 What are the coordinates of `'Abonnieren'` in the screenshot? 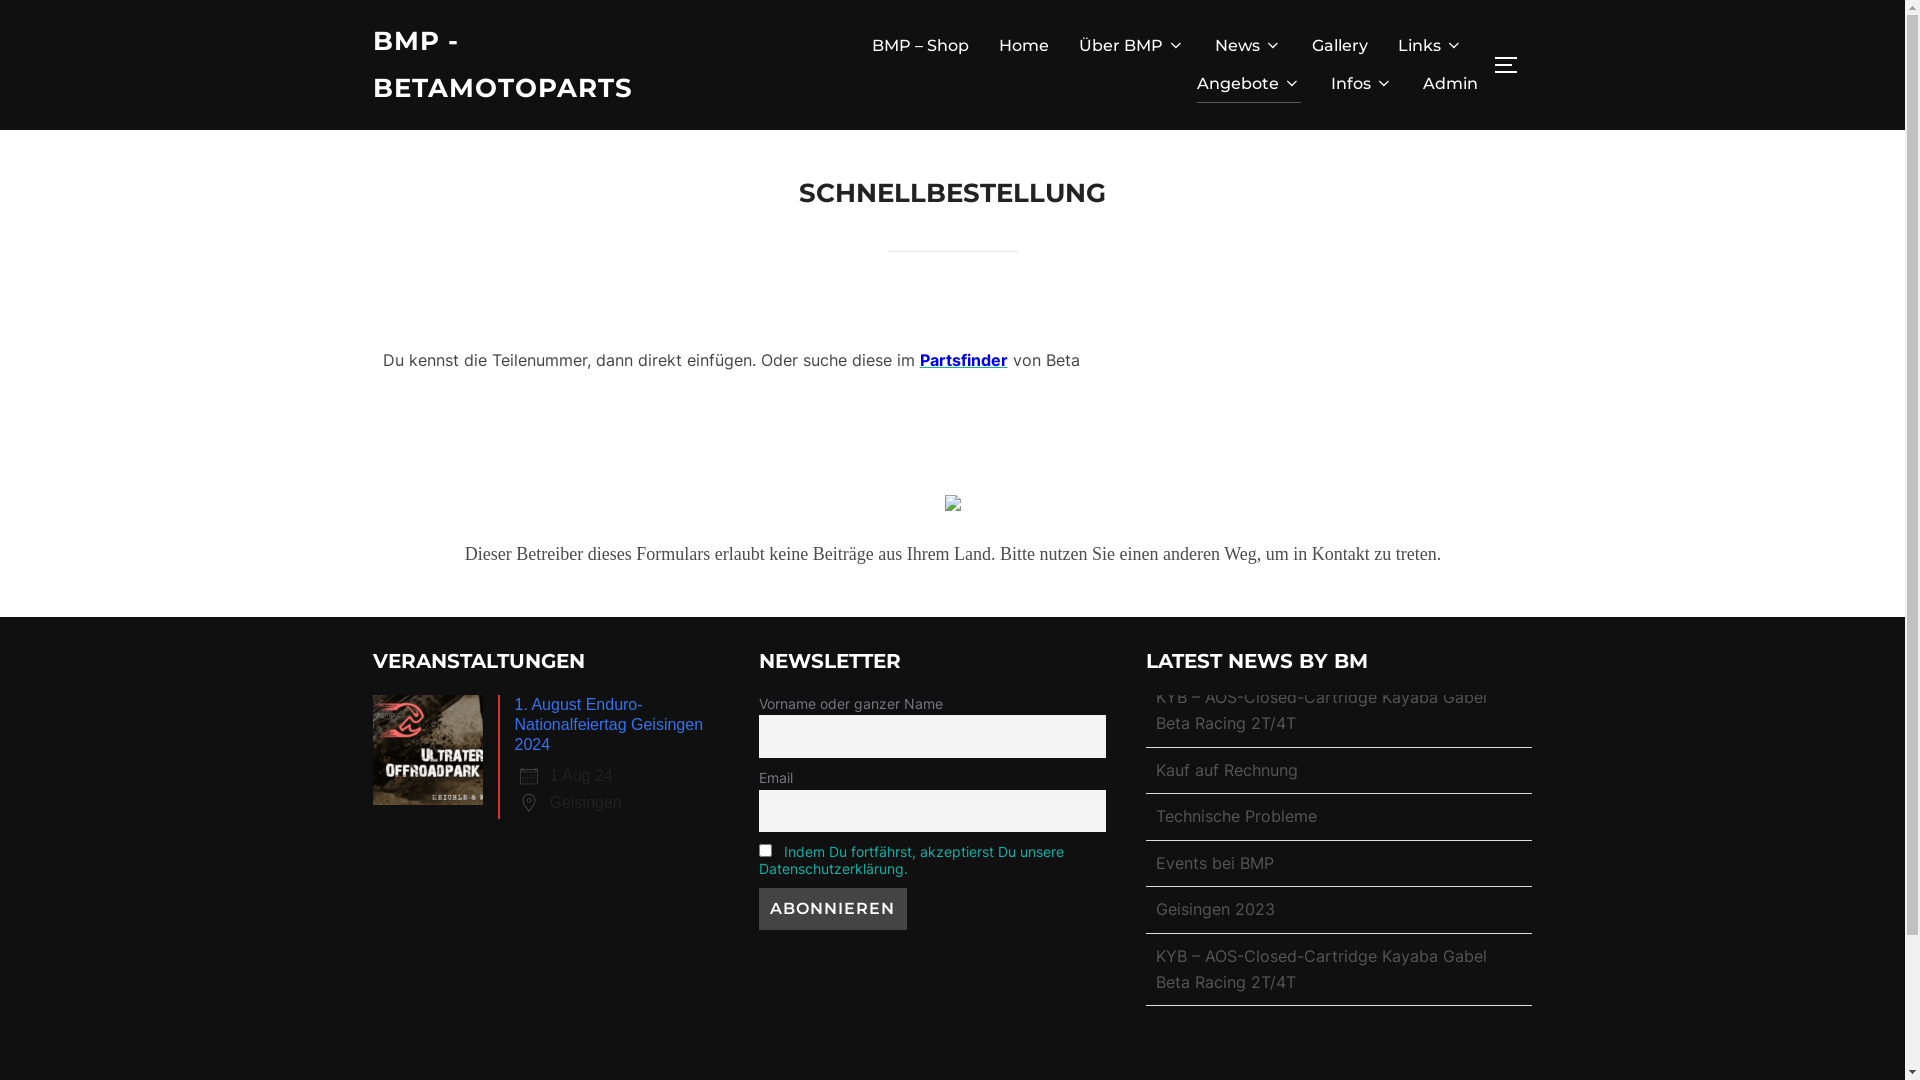 It's located at (832, 908).